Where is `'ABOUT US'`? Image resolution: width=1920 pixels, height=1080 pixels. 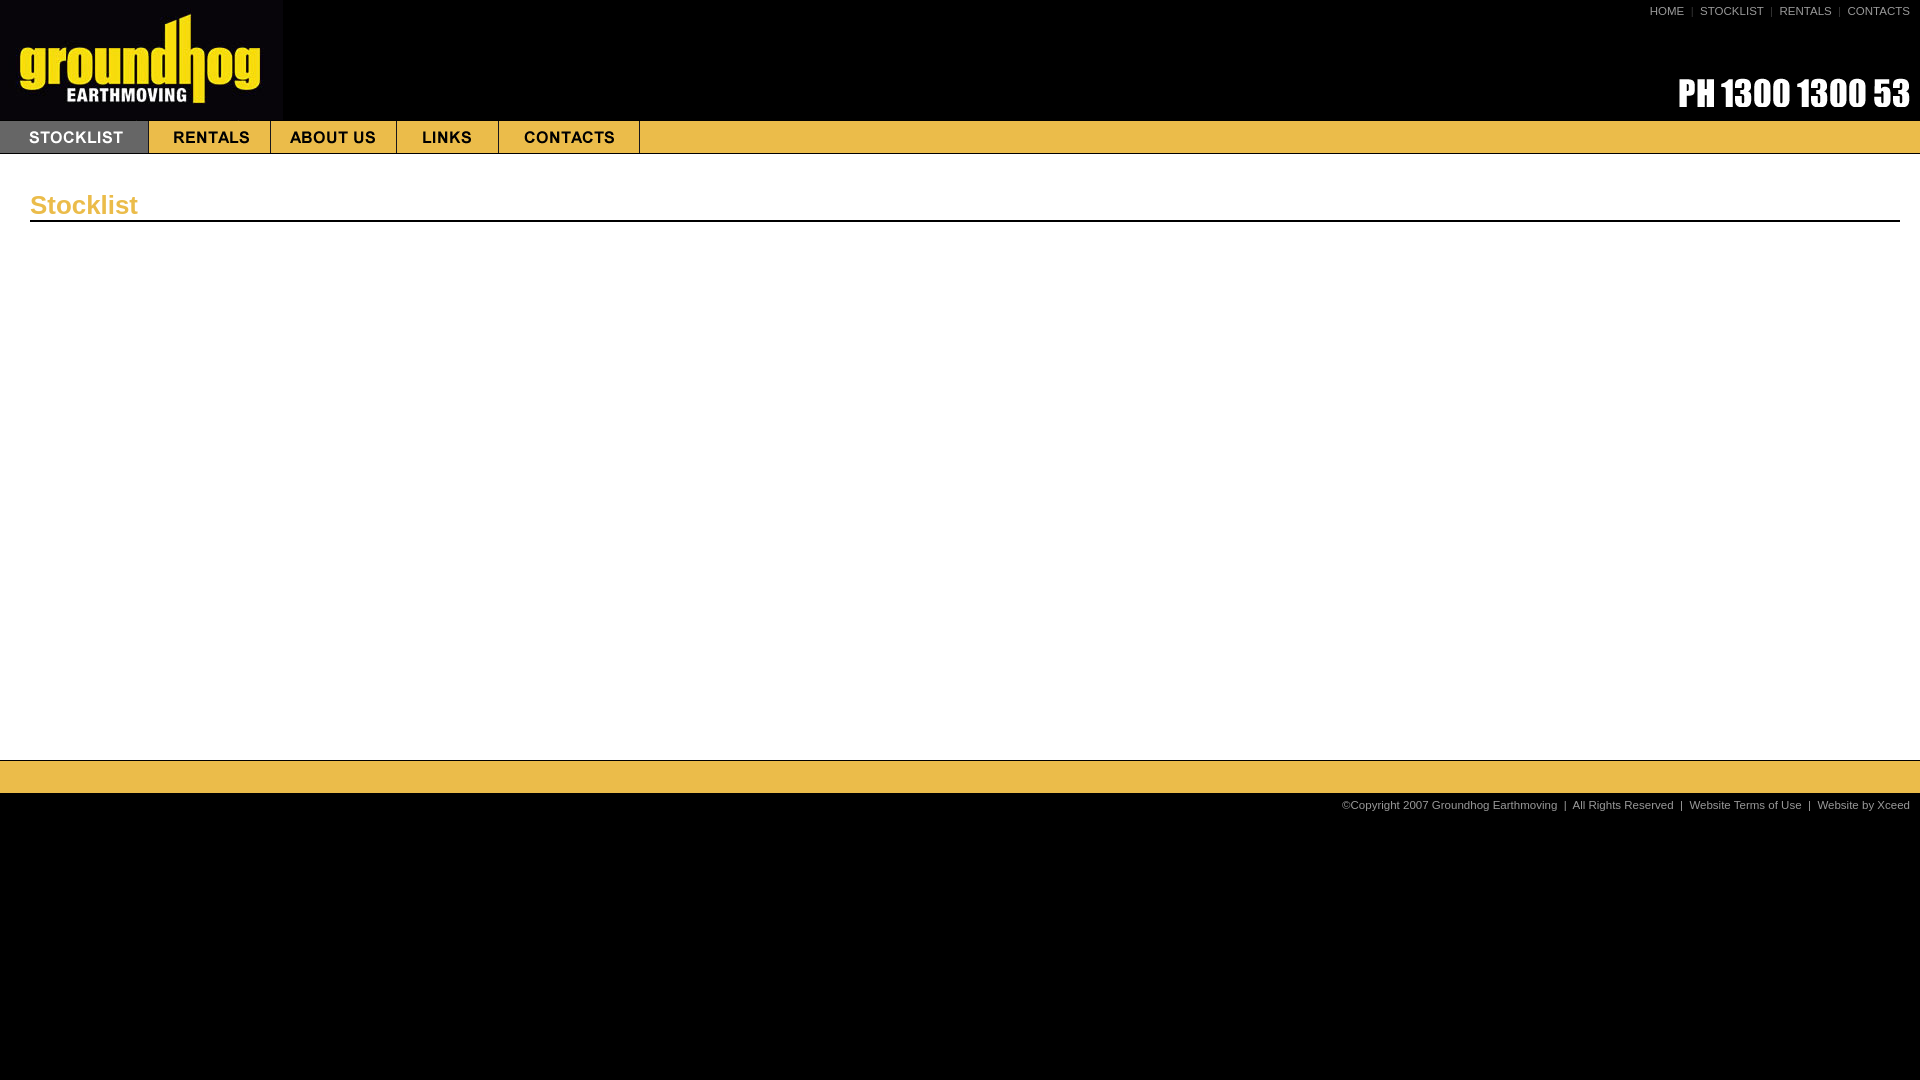
'ABOUT US' is located at coordinates (334, 146).